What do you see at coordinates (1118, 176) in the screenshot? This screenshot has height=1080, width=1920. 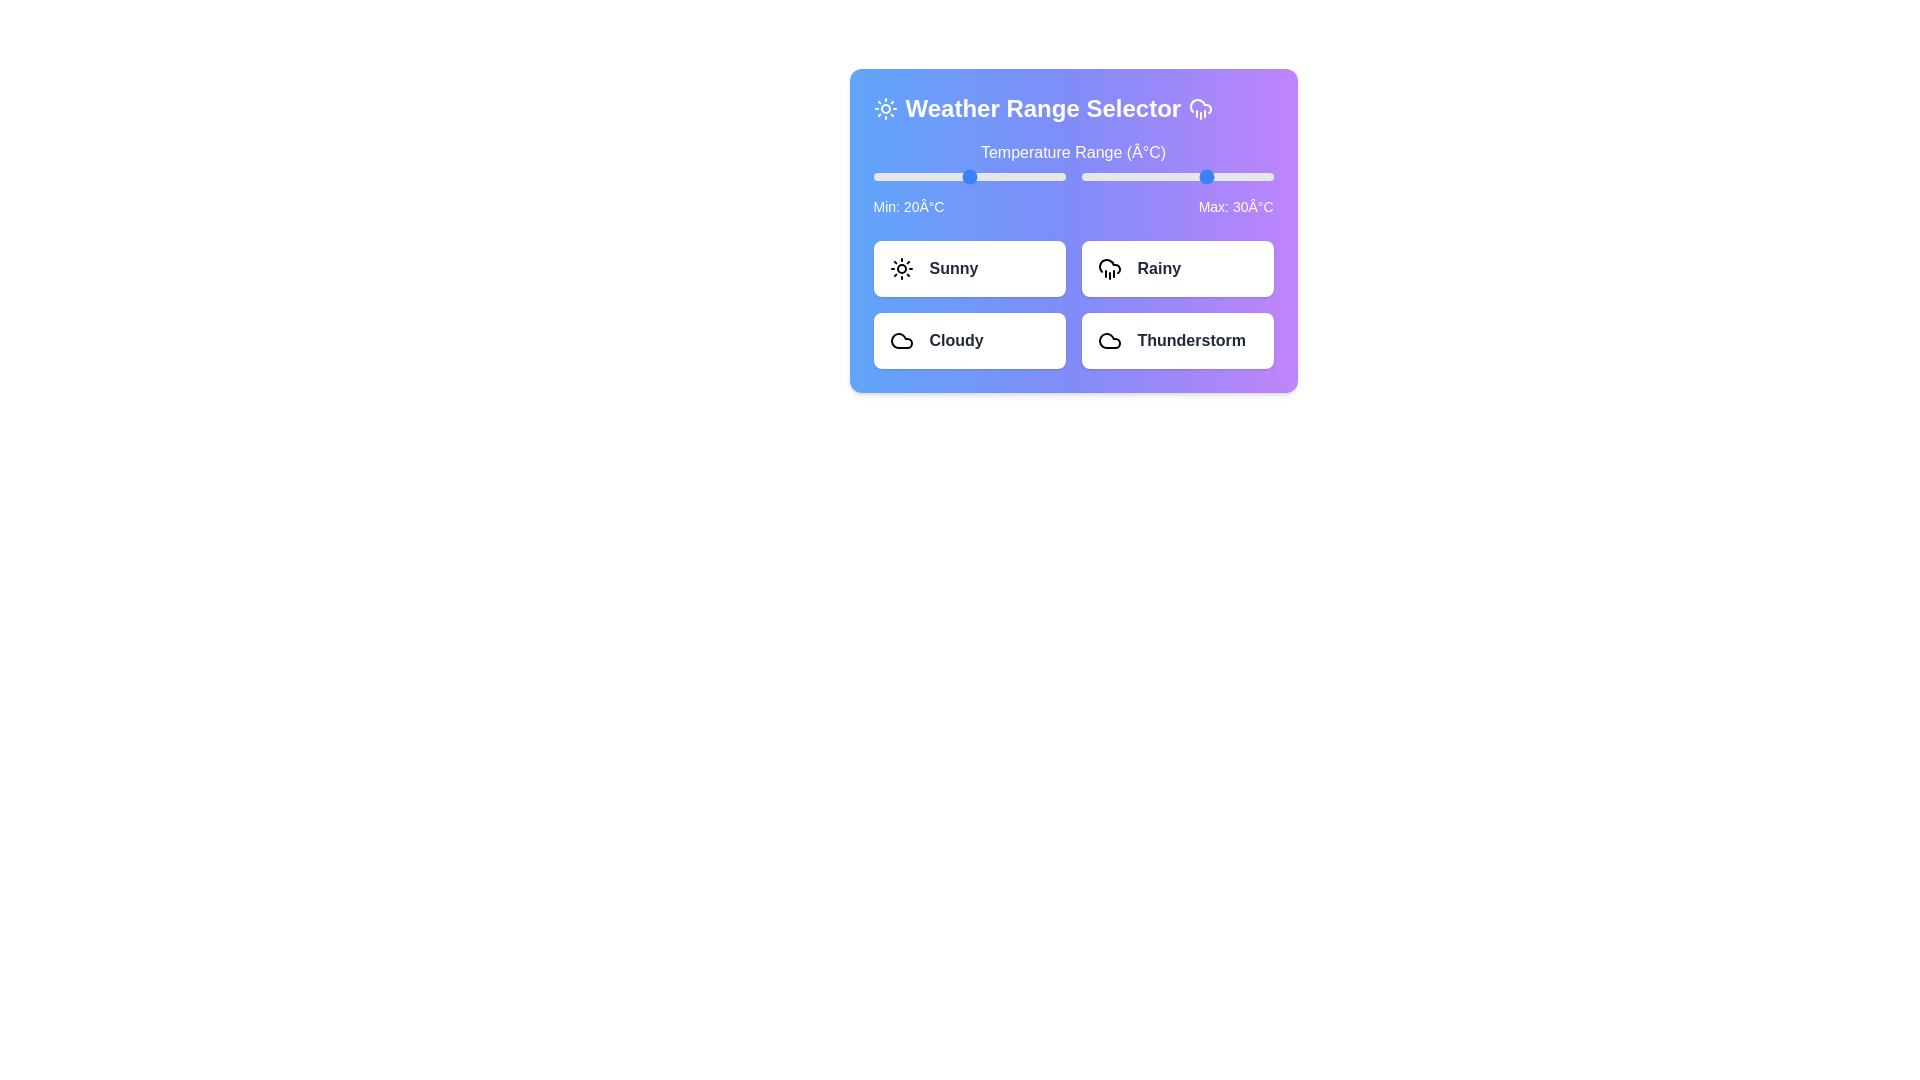 I see `the maximum temperature slider to 2°C` at bounding box center [1118, 176].